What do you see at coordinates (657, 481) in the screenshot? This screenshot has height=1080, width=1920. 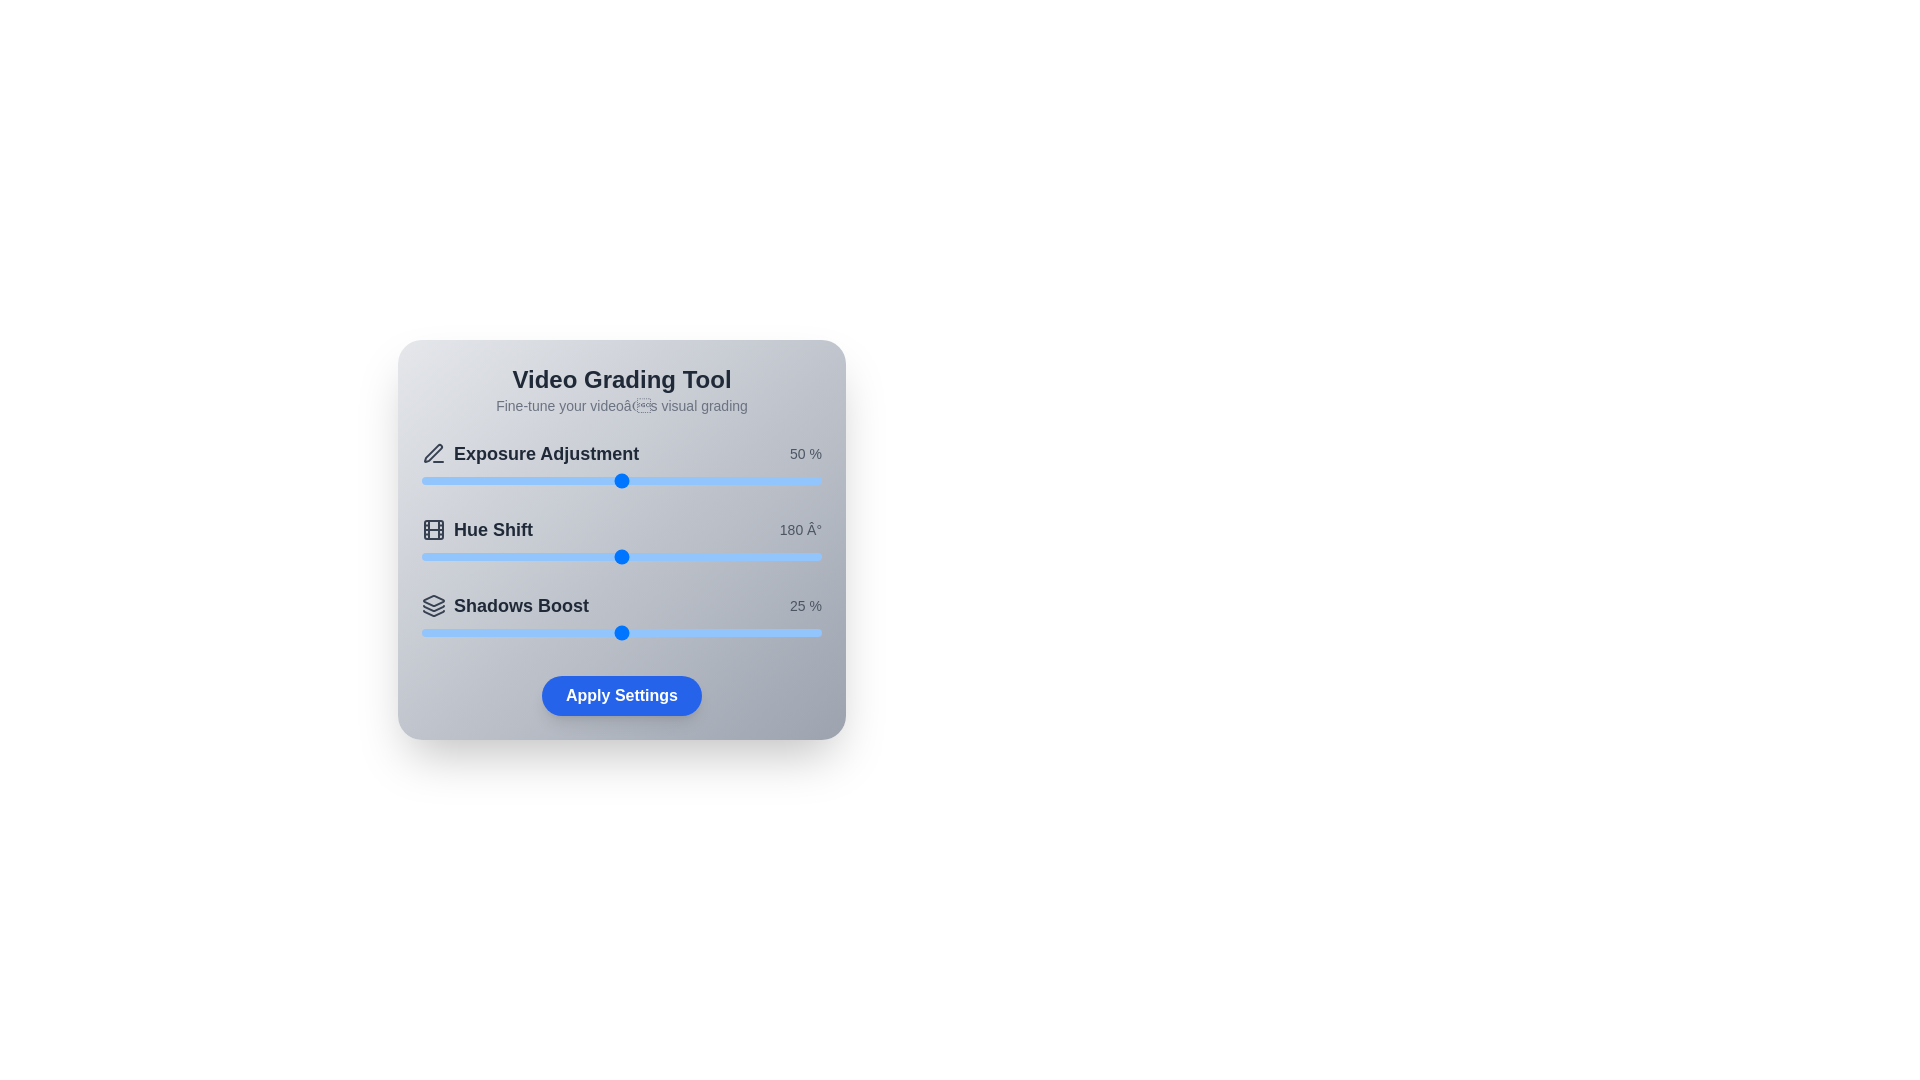 I see `the exposure adjustment` at bounding box center [657, 481].